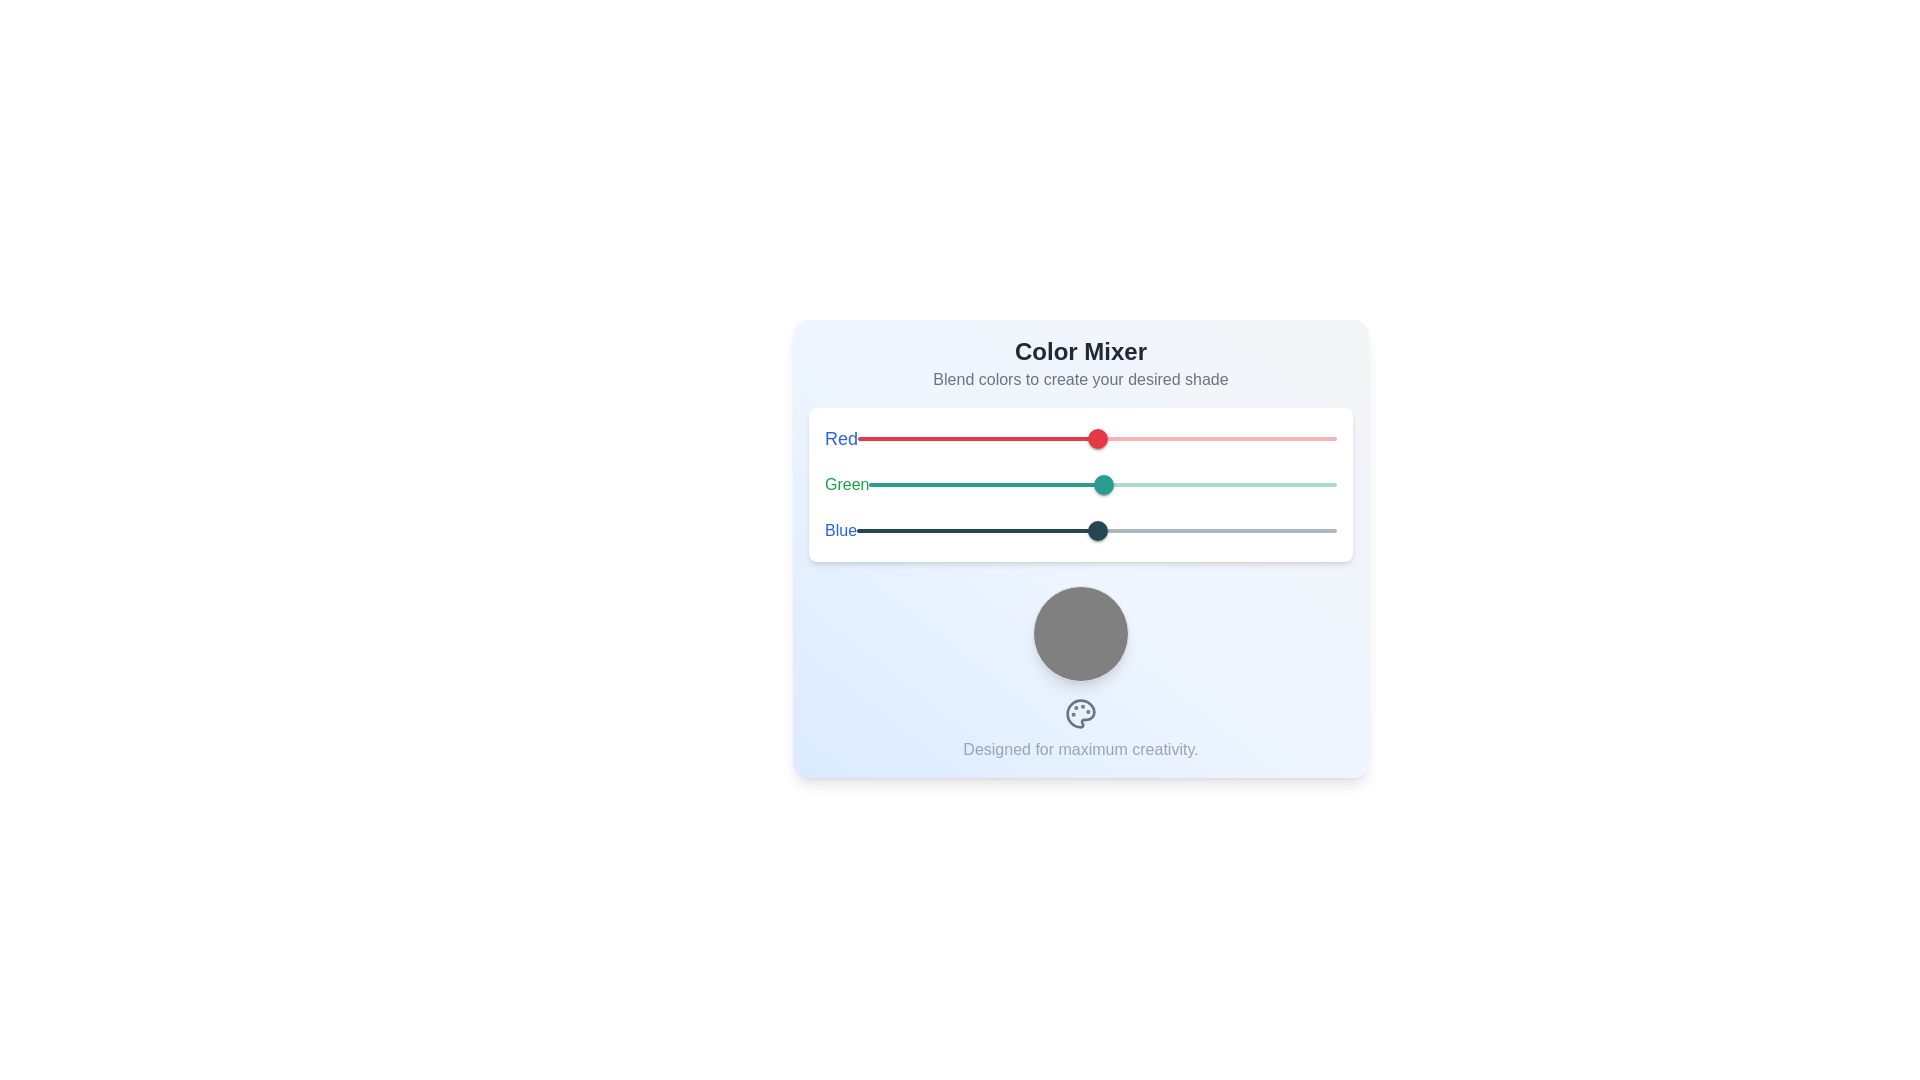  I want to click on the red color intensity, so click(1199, 438).